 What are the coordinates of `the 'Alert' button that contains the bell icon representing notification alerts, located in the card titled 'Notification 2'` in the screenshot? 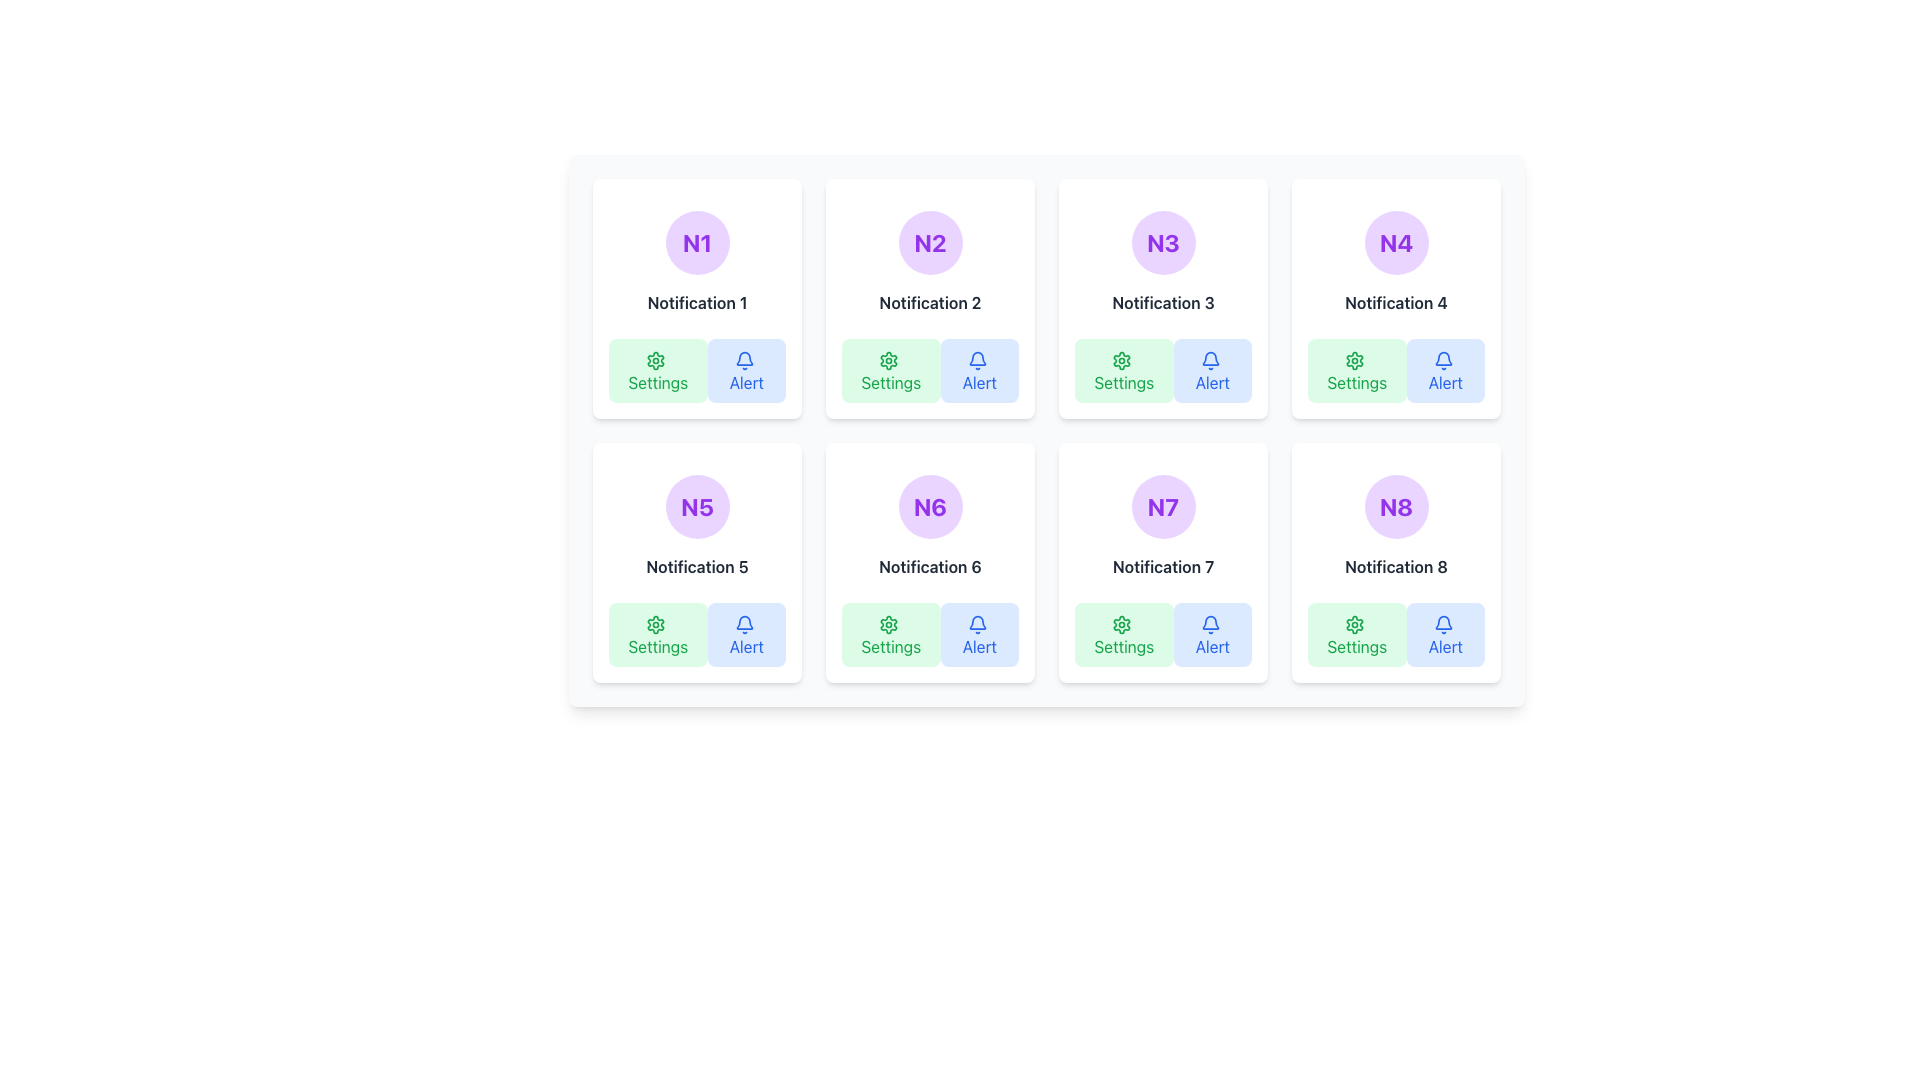 It's located at (977, 360).